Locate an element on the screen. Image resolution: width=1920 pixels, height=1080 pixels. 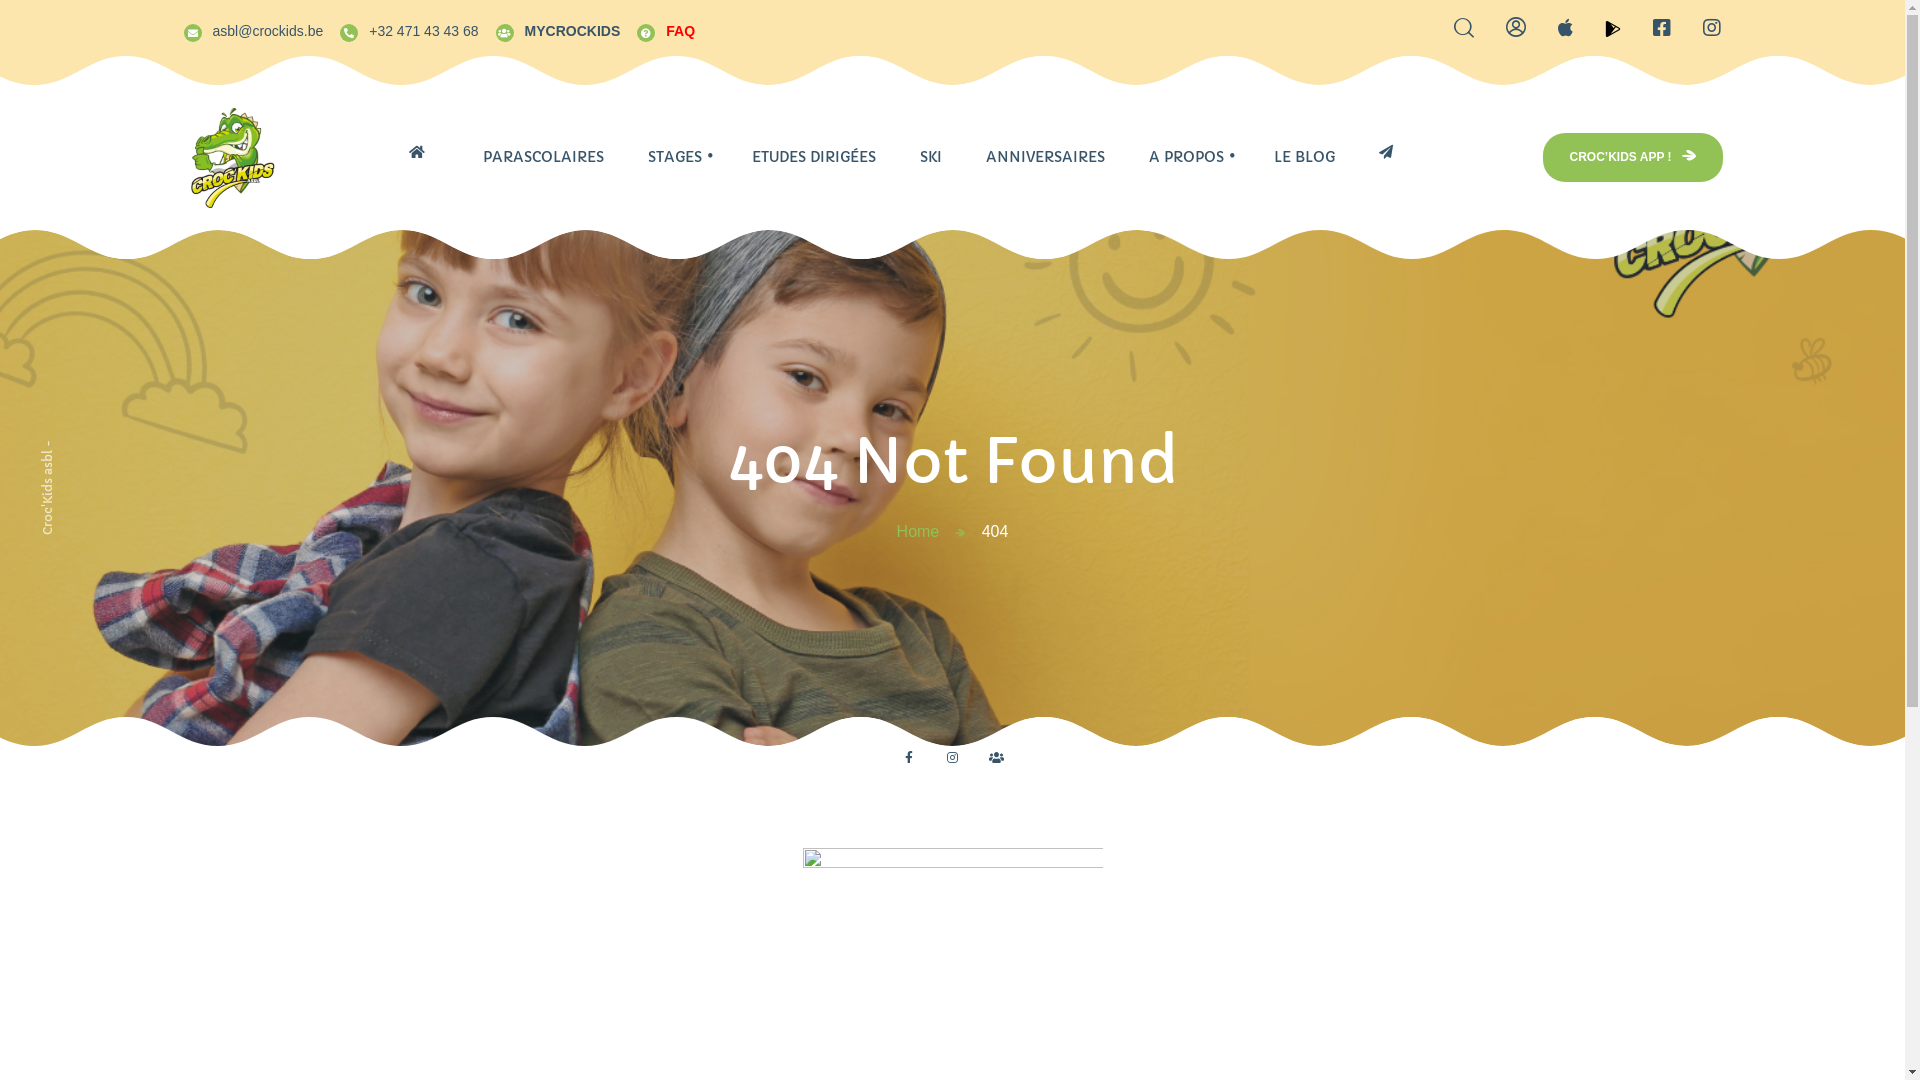
' ' is located at coordinates (1356, 150).